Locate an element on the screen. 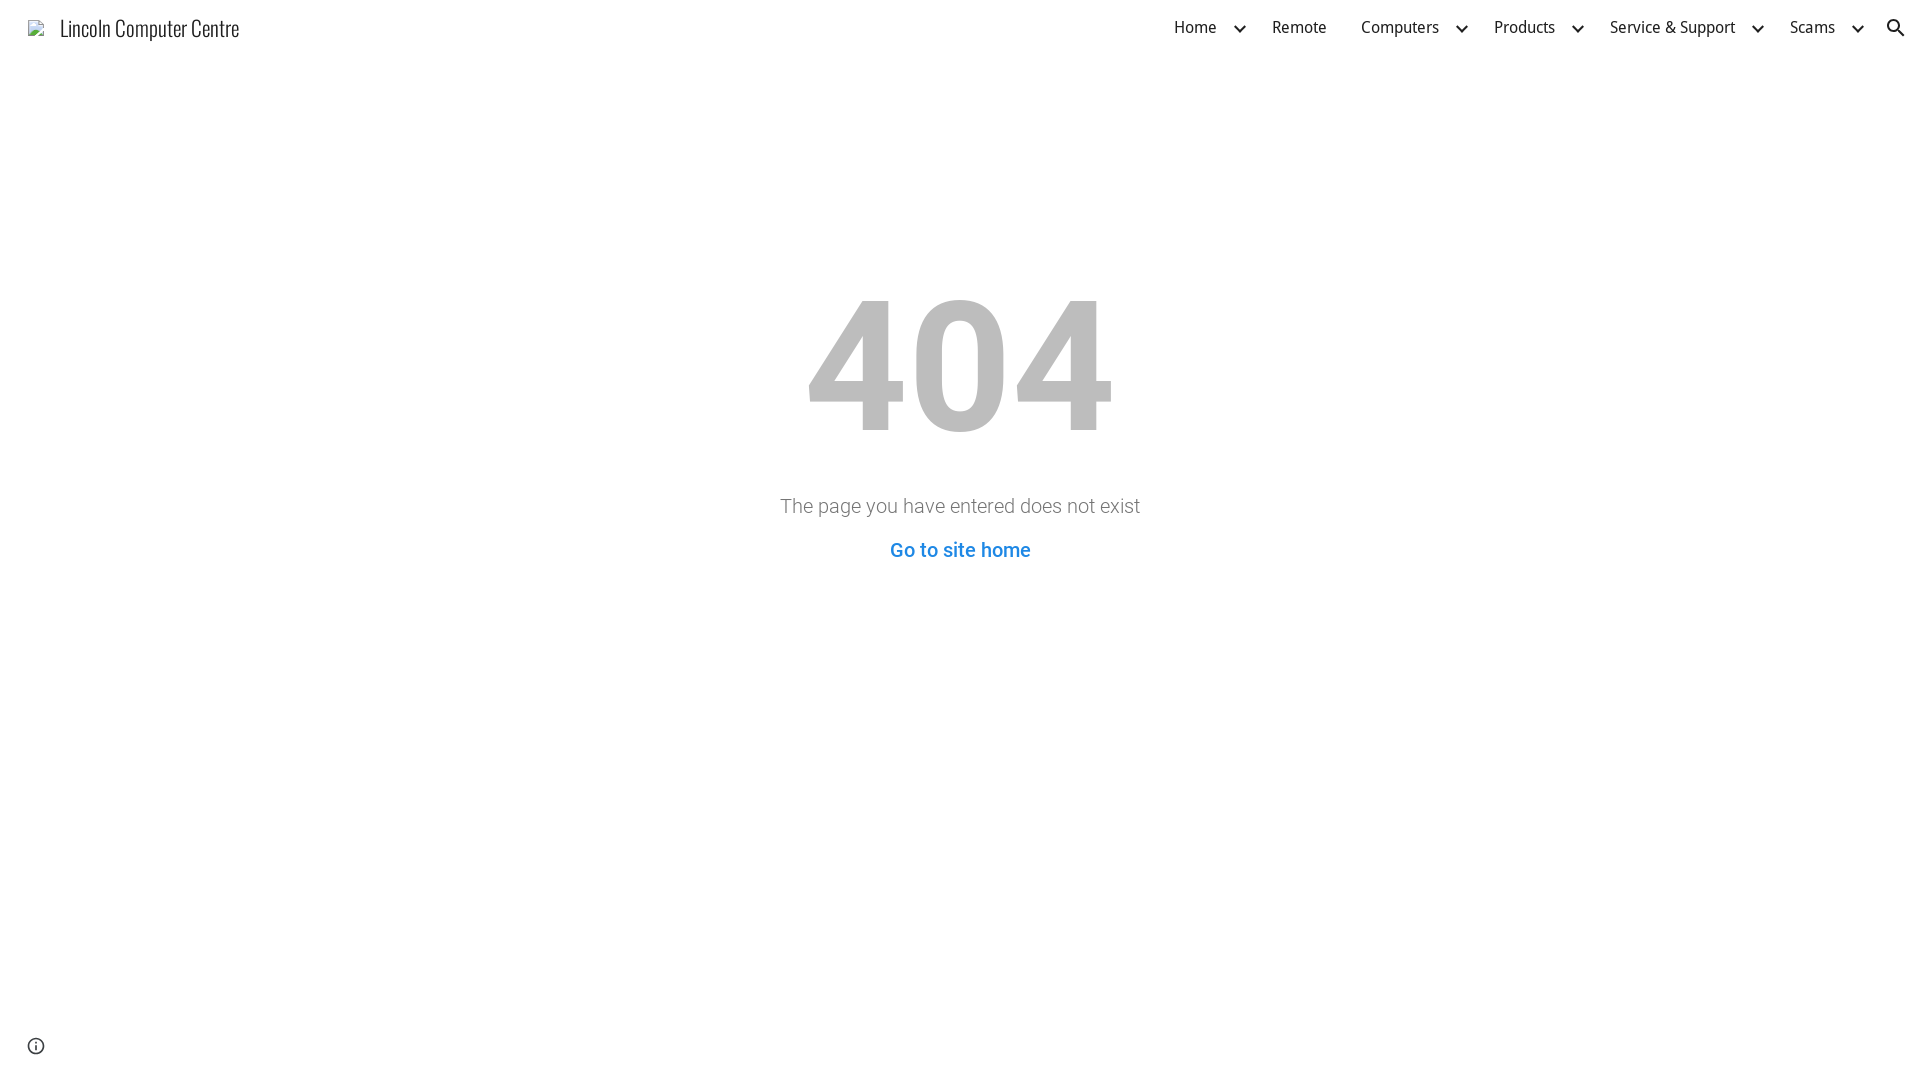 This screenshot has width=1920, height=1080. 'Lincoln Computer Centre' is located at coordinates (132, 24).